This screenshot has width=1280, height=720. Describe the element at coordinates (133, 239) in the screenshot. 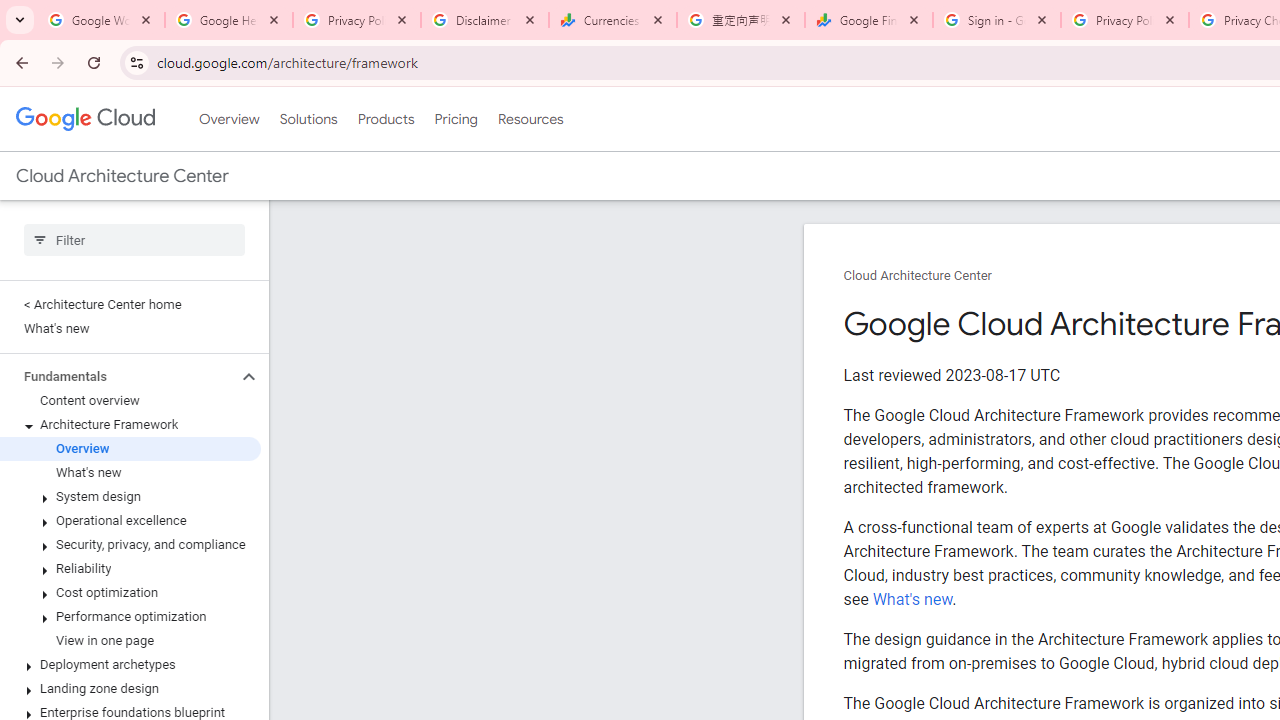

I see `'Type to filter'` at that location.